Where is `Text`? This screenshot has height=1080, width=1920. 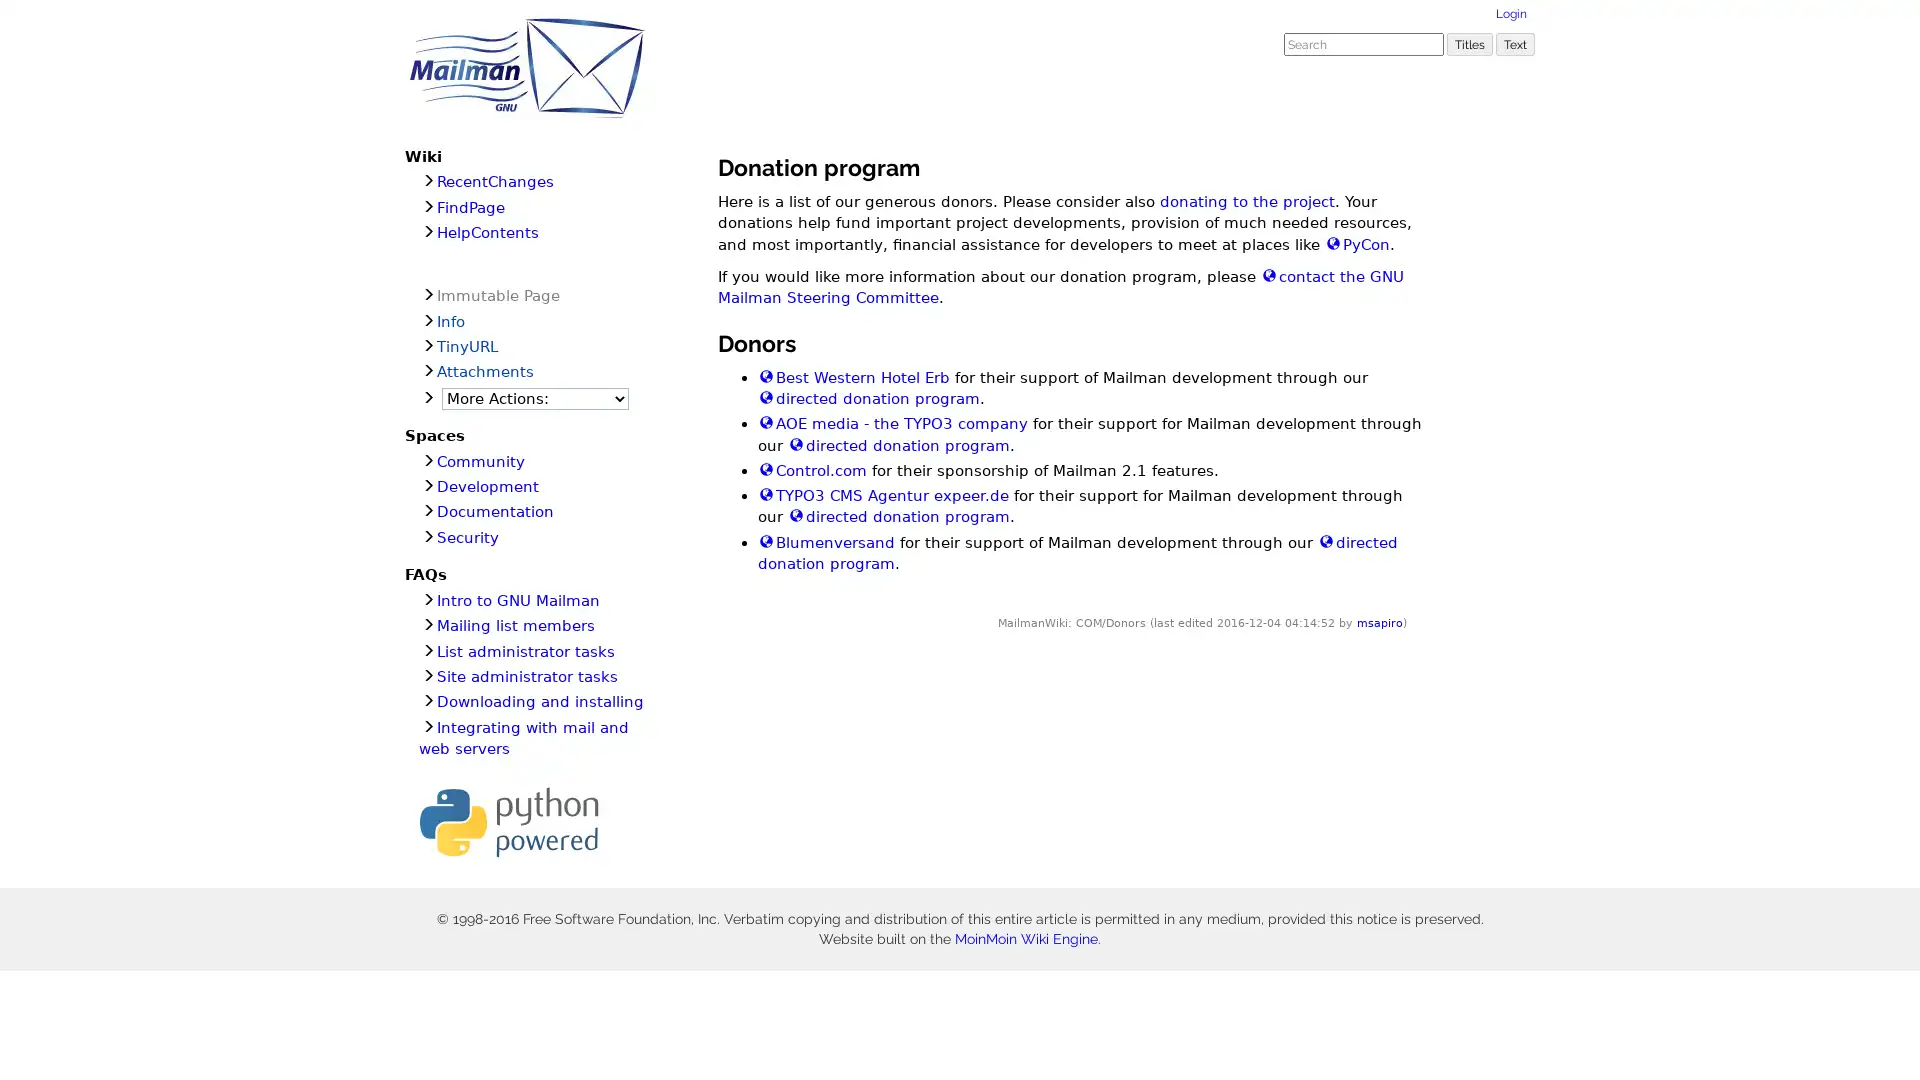 Text is located at coordinates (1515, 43).